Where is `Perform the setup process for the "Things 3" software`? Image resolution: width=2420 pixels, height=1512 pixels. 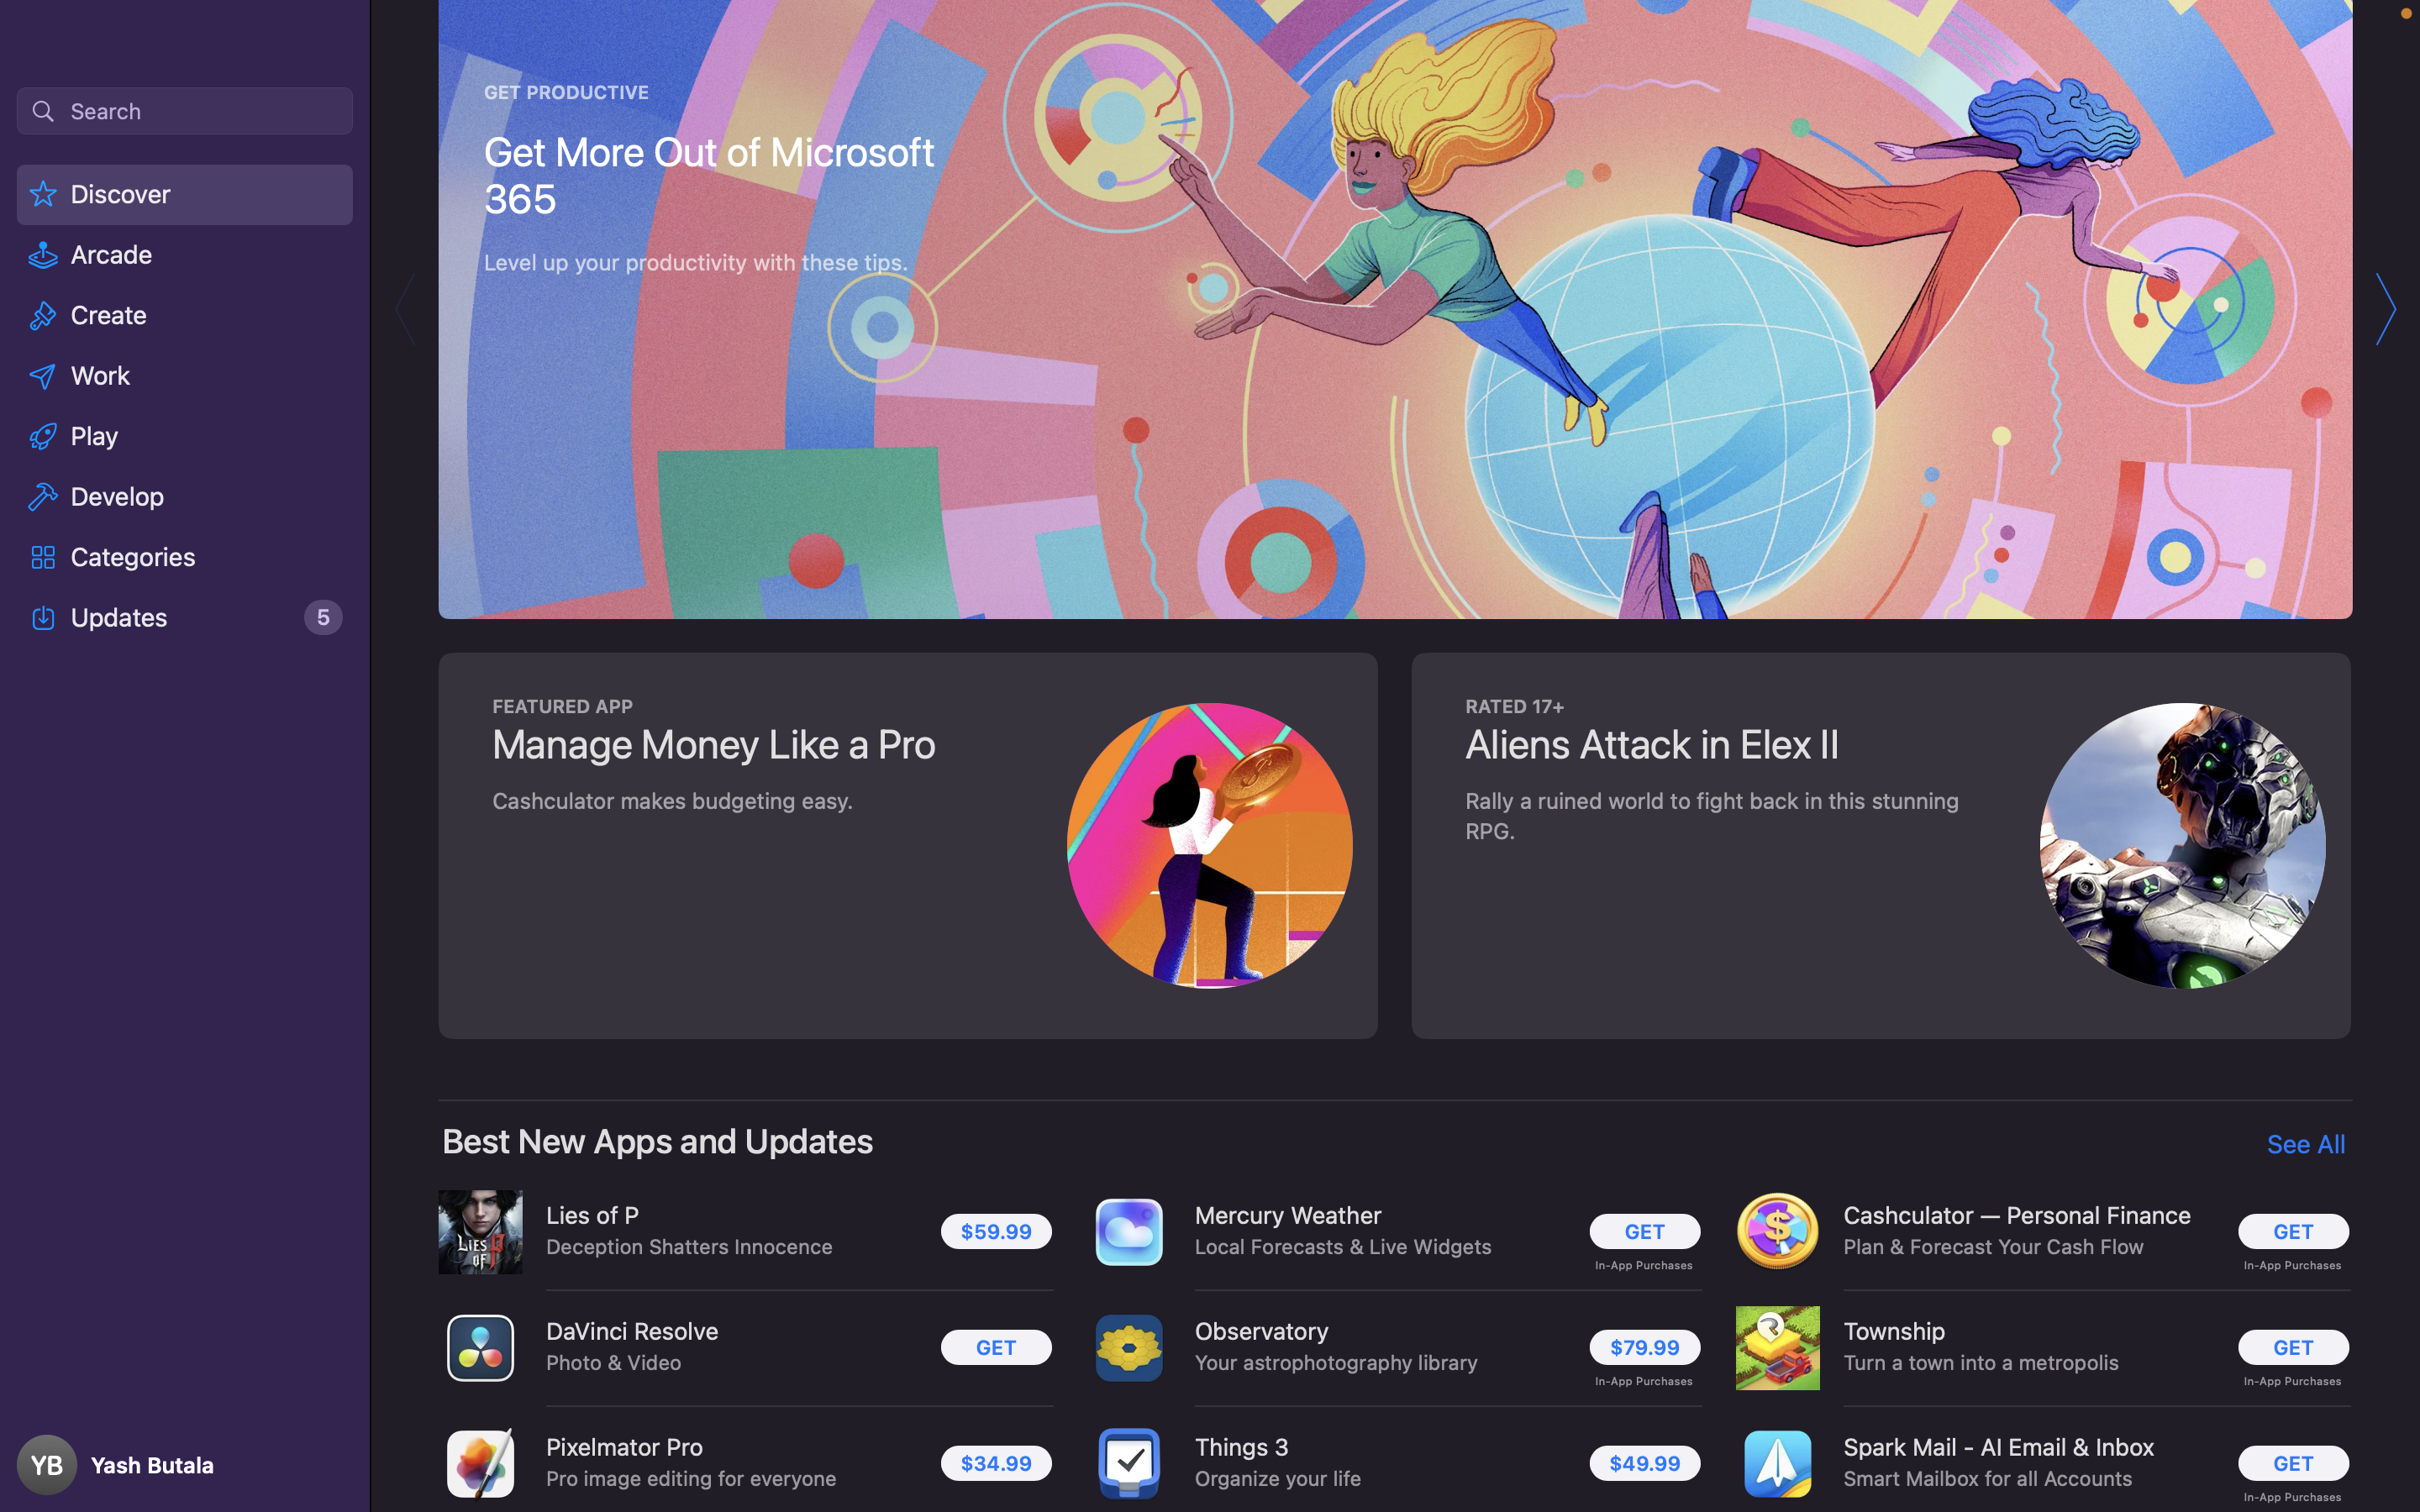
Perform the setup process for the "Things 3" software is located at coordinates (1646, 1461).